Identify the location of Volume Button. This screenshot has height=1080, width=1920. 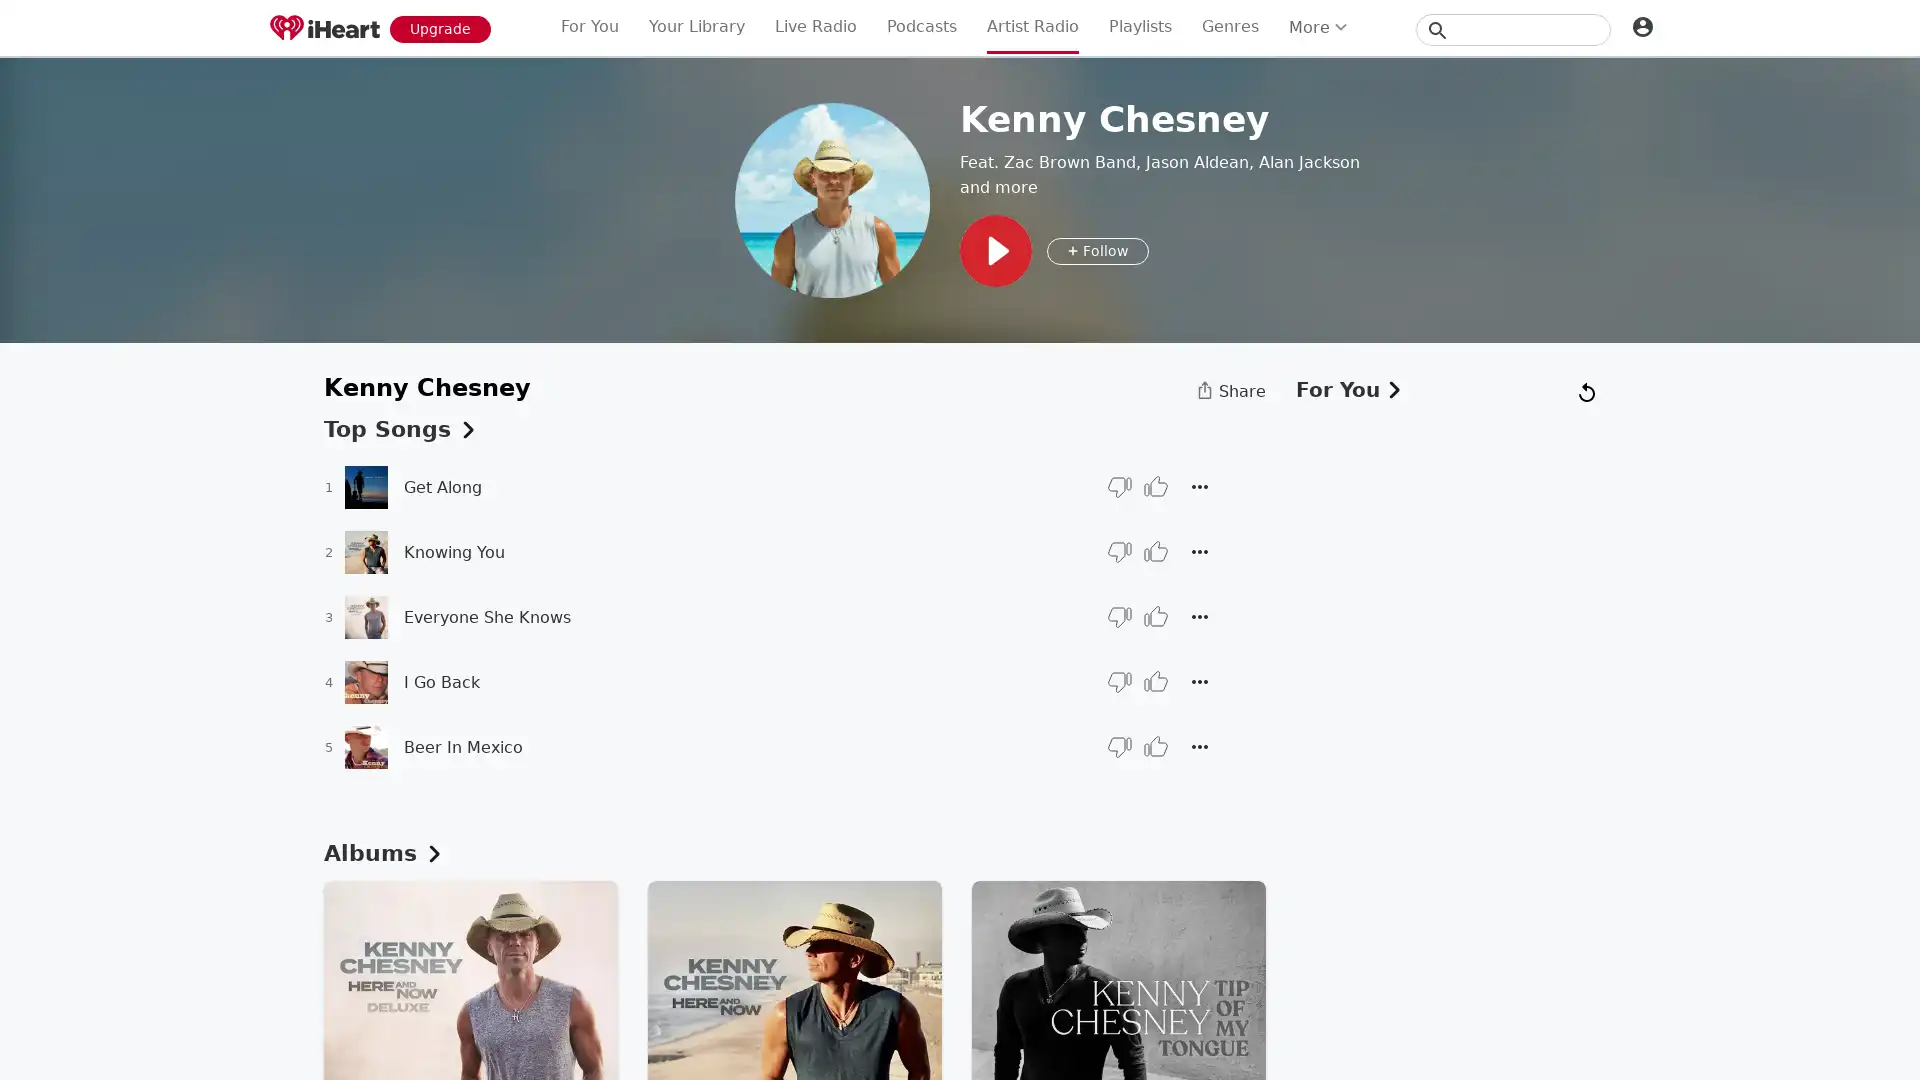
(1058, 1031).